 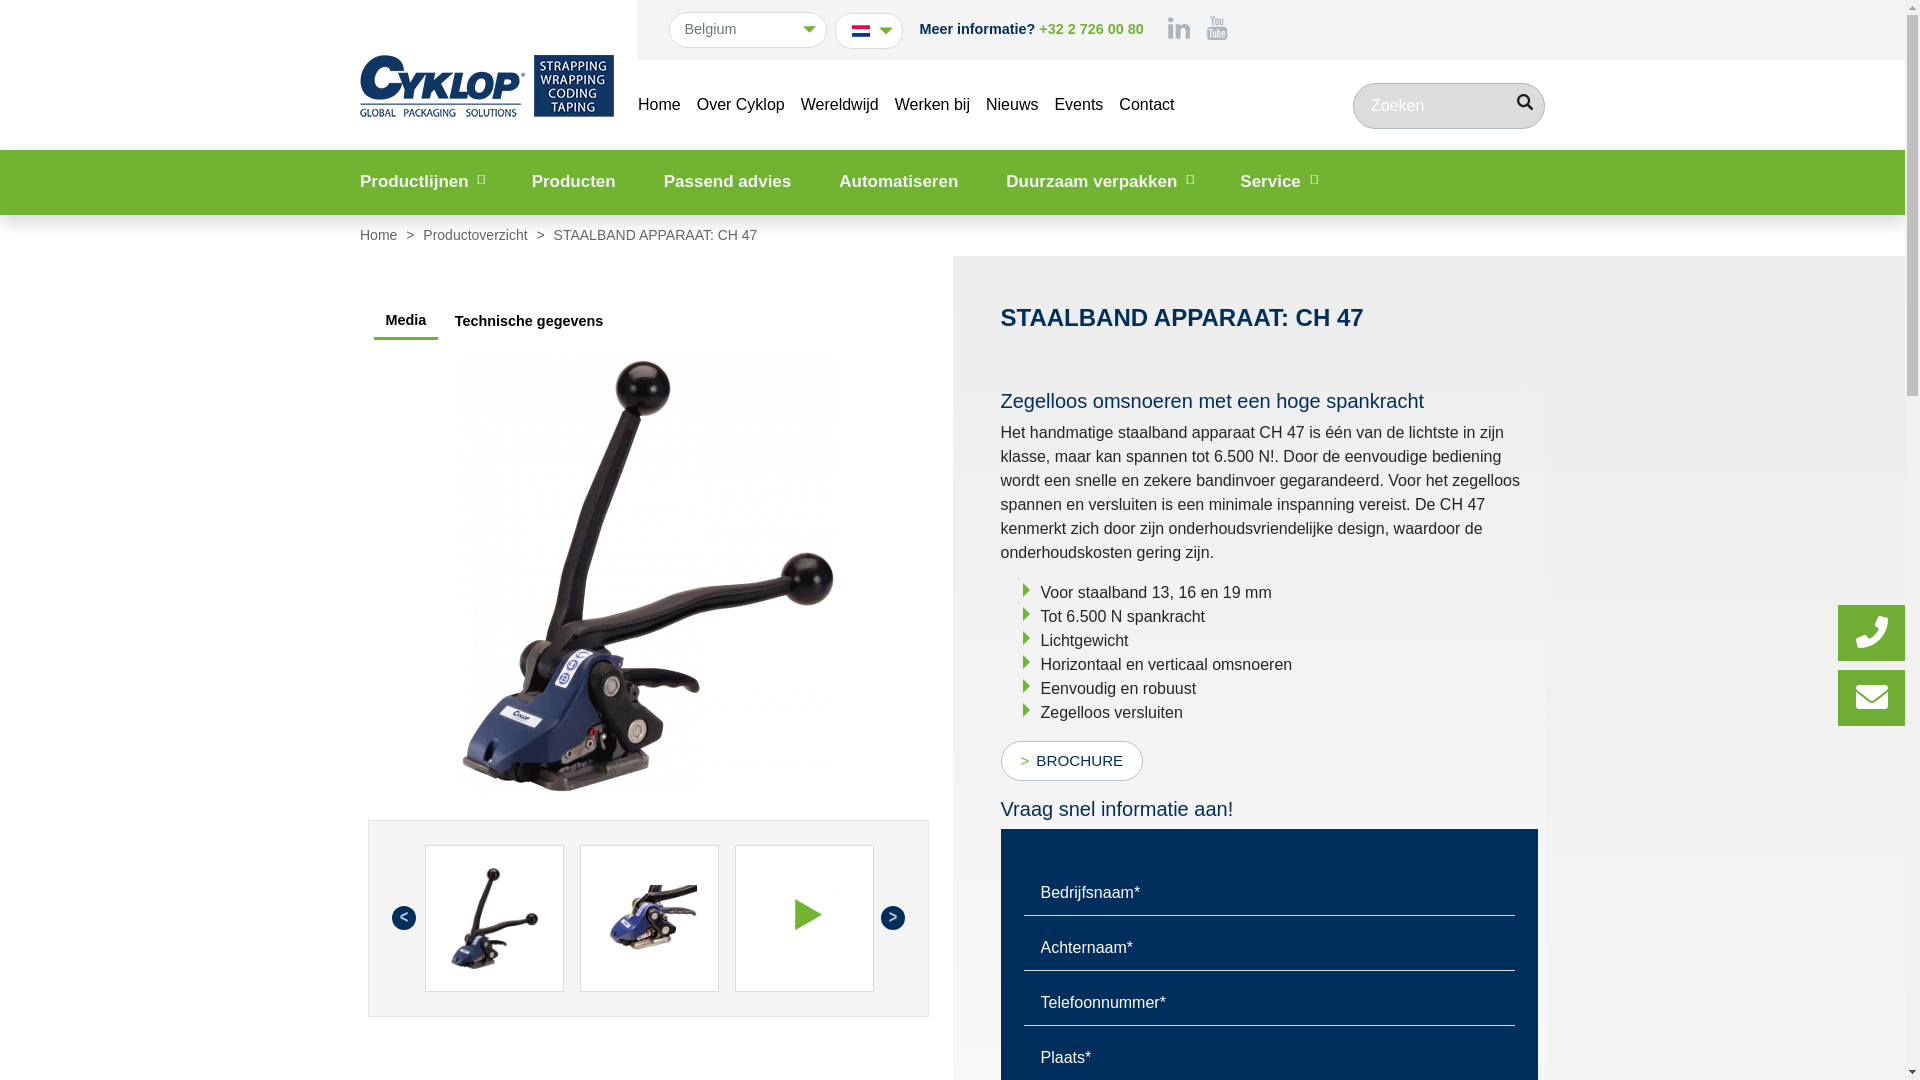 I want to click on 'Productlijnen', so click(x=421, y=181).